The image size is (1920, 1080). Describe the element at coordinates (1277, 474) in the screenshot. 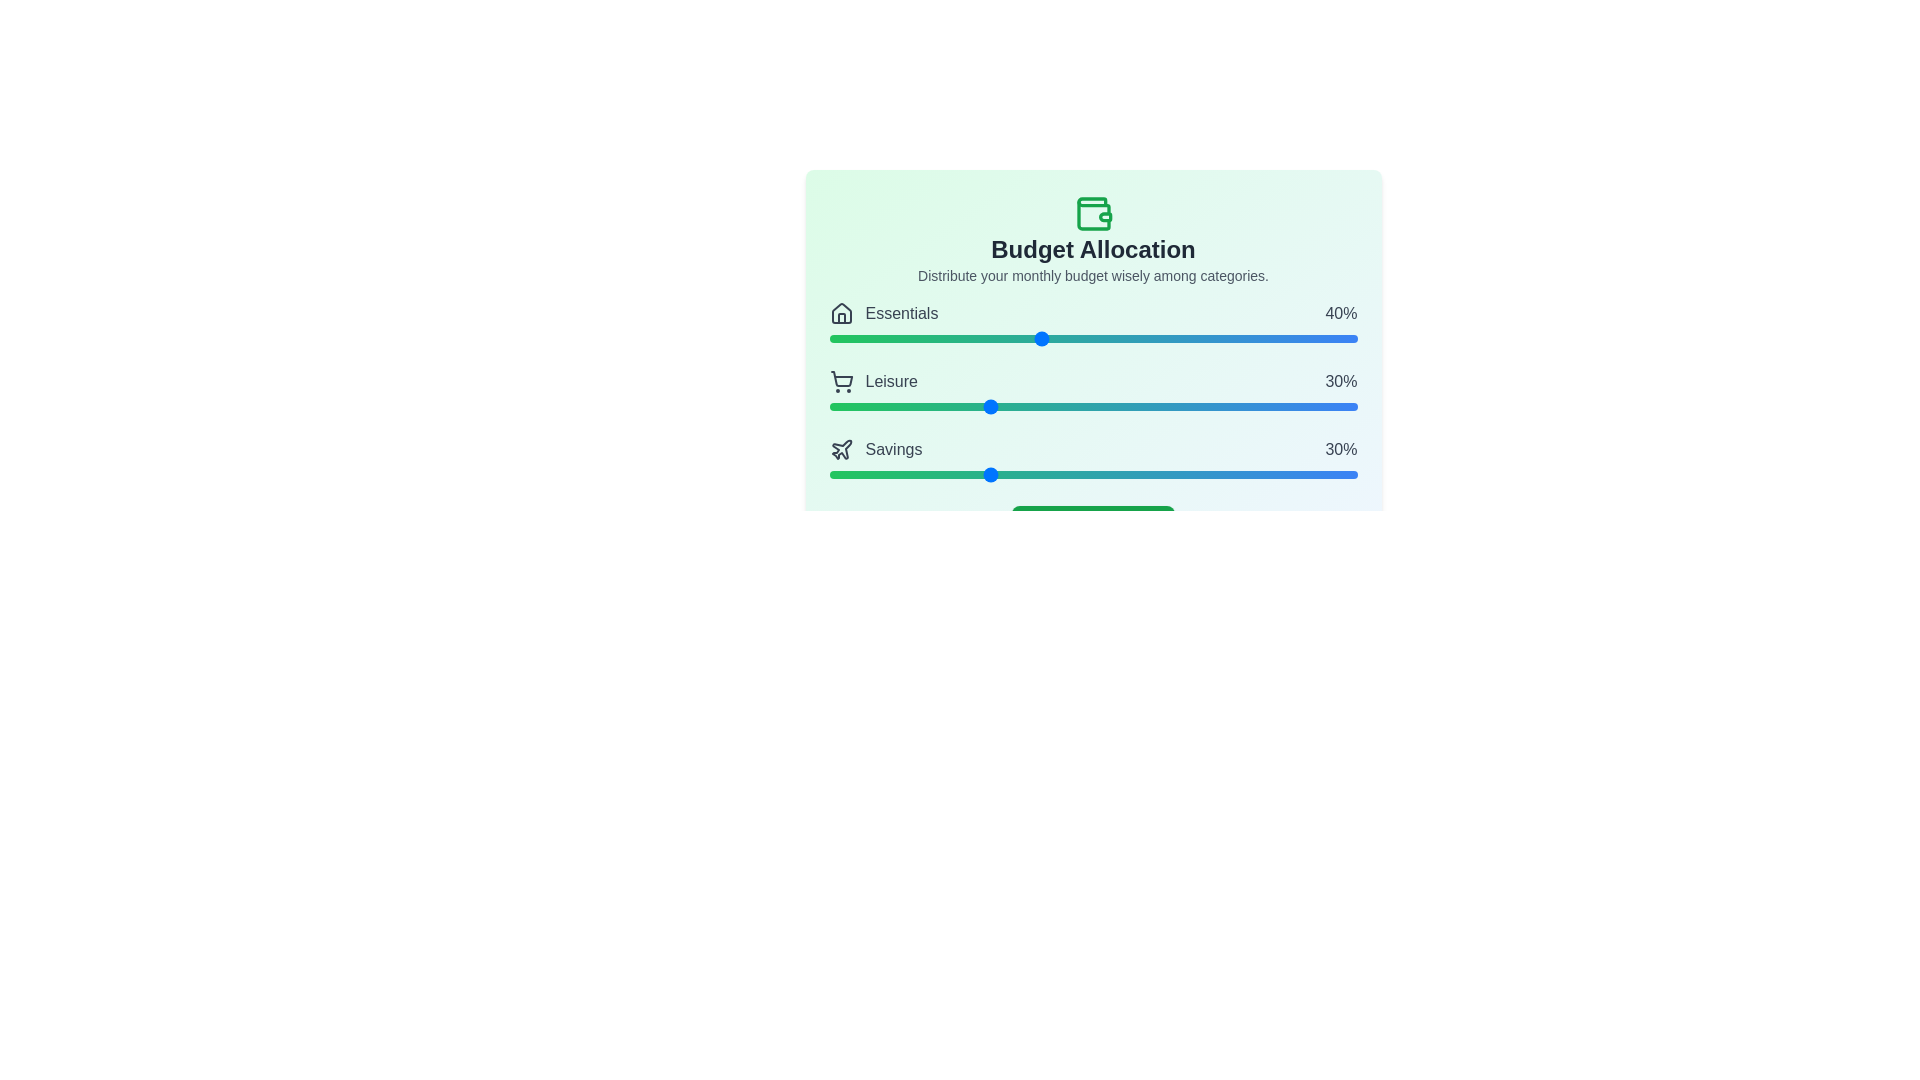

I see `the 'Savings' slider to set its value to 85` at that location.